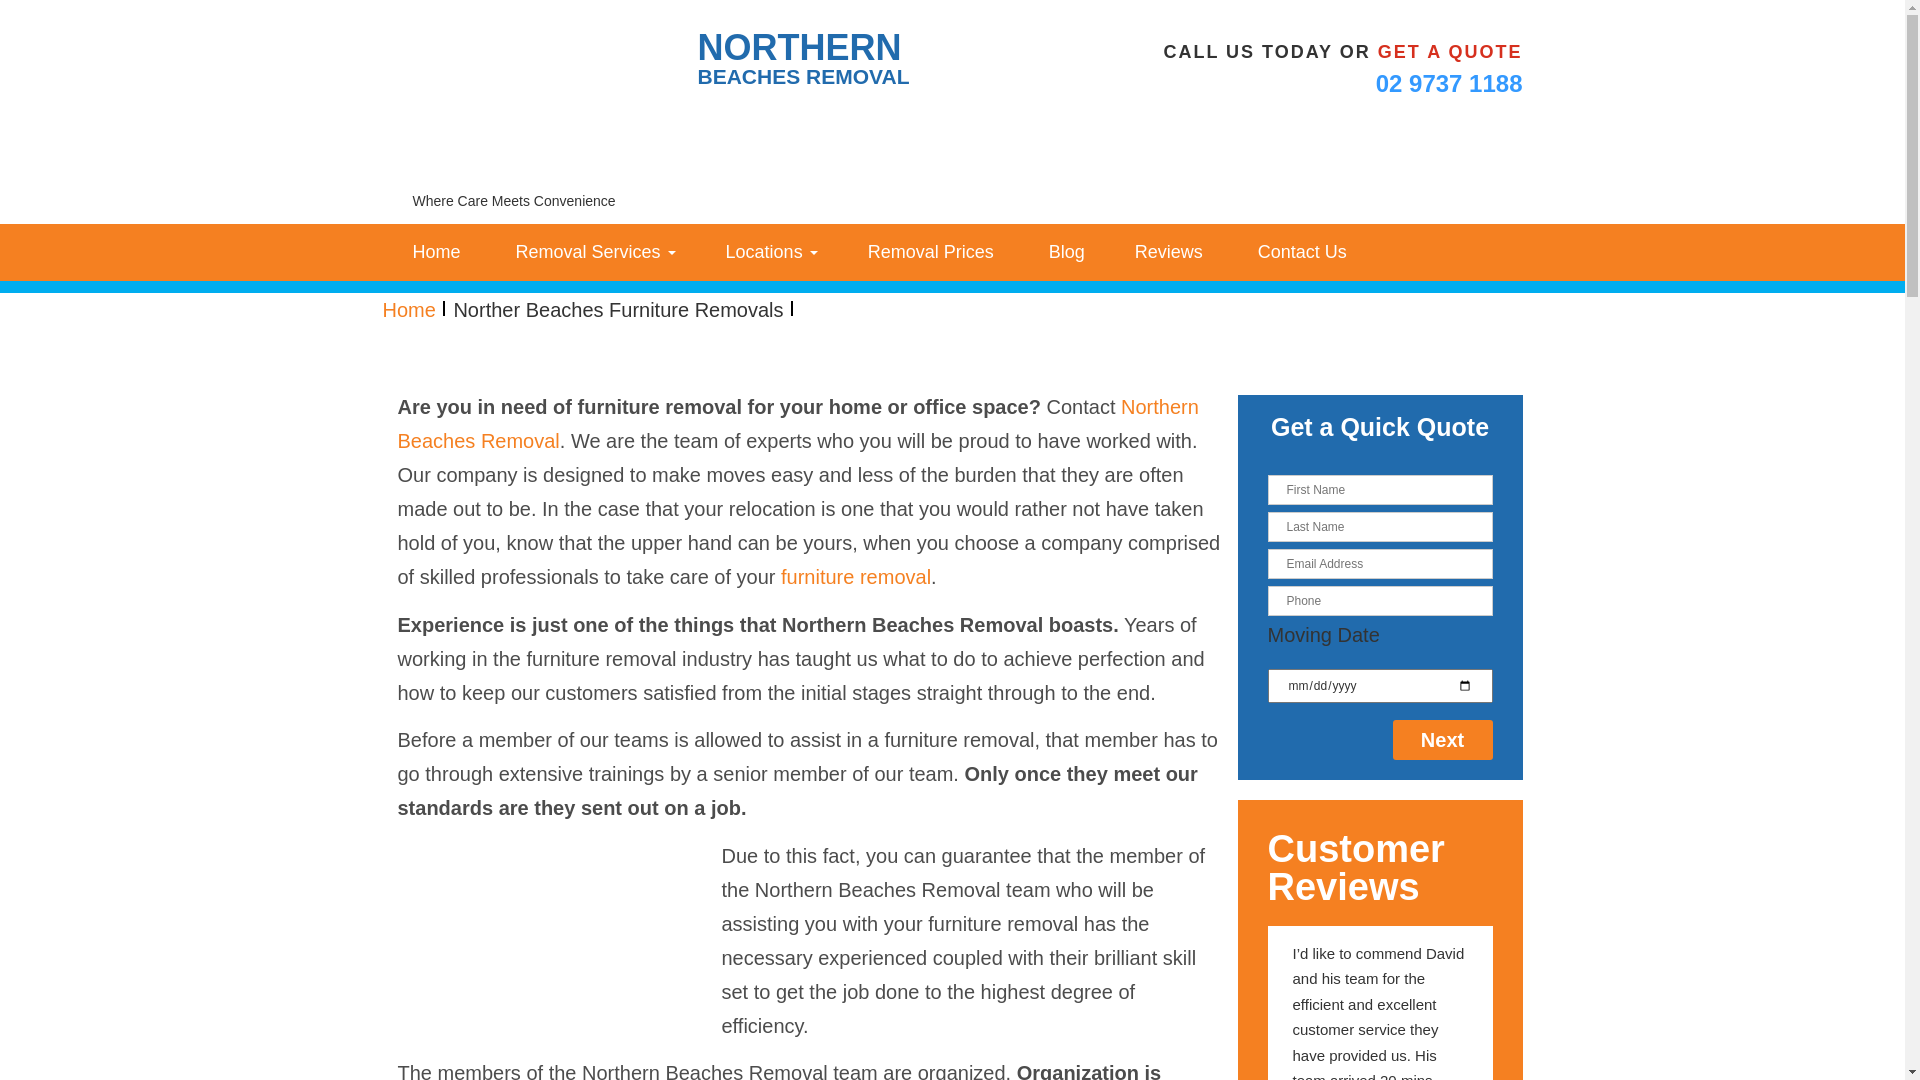  Describe the element at coordinates (855, 577) in the screenshot. I see `'furniture removal'` at that location.